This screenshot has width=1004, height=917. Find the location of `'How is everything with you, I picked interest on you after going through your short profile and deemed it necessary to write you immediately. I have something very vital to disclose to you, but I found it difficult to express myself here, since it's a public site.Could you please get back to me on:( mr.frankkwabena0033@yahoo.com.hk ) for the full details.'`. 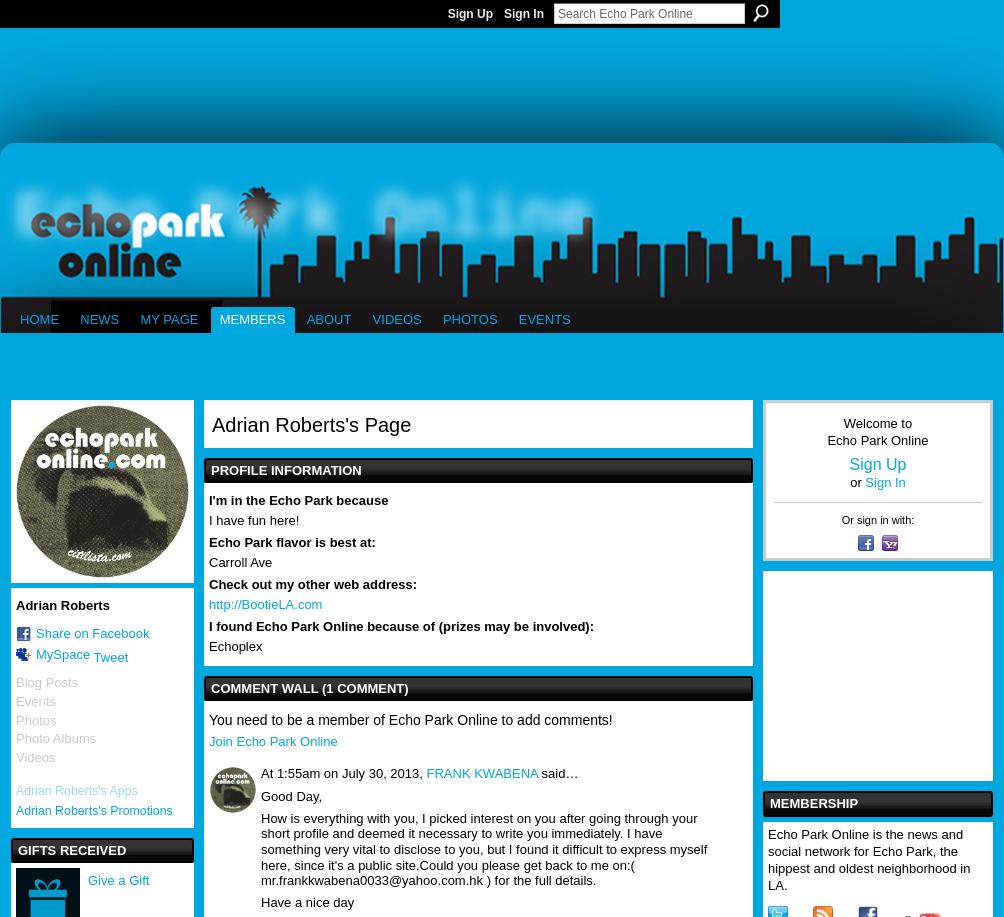

'How is everything with you, I picked interest on you after going through your short profile and deemed it necessary to write you immediately. I have something very vital to disclose to you, but I found it difficult to express myself here, since it's a public site.Could you please get back to me on:( mr.frankkwabena0033@yahoo.com.hk ) for the full details.' is located at coordinates (483, 848).